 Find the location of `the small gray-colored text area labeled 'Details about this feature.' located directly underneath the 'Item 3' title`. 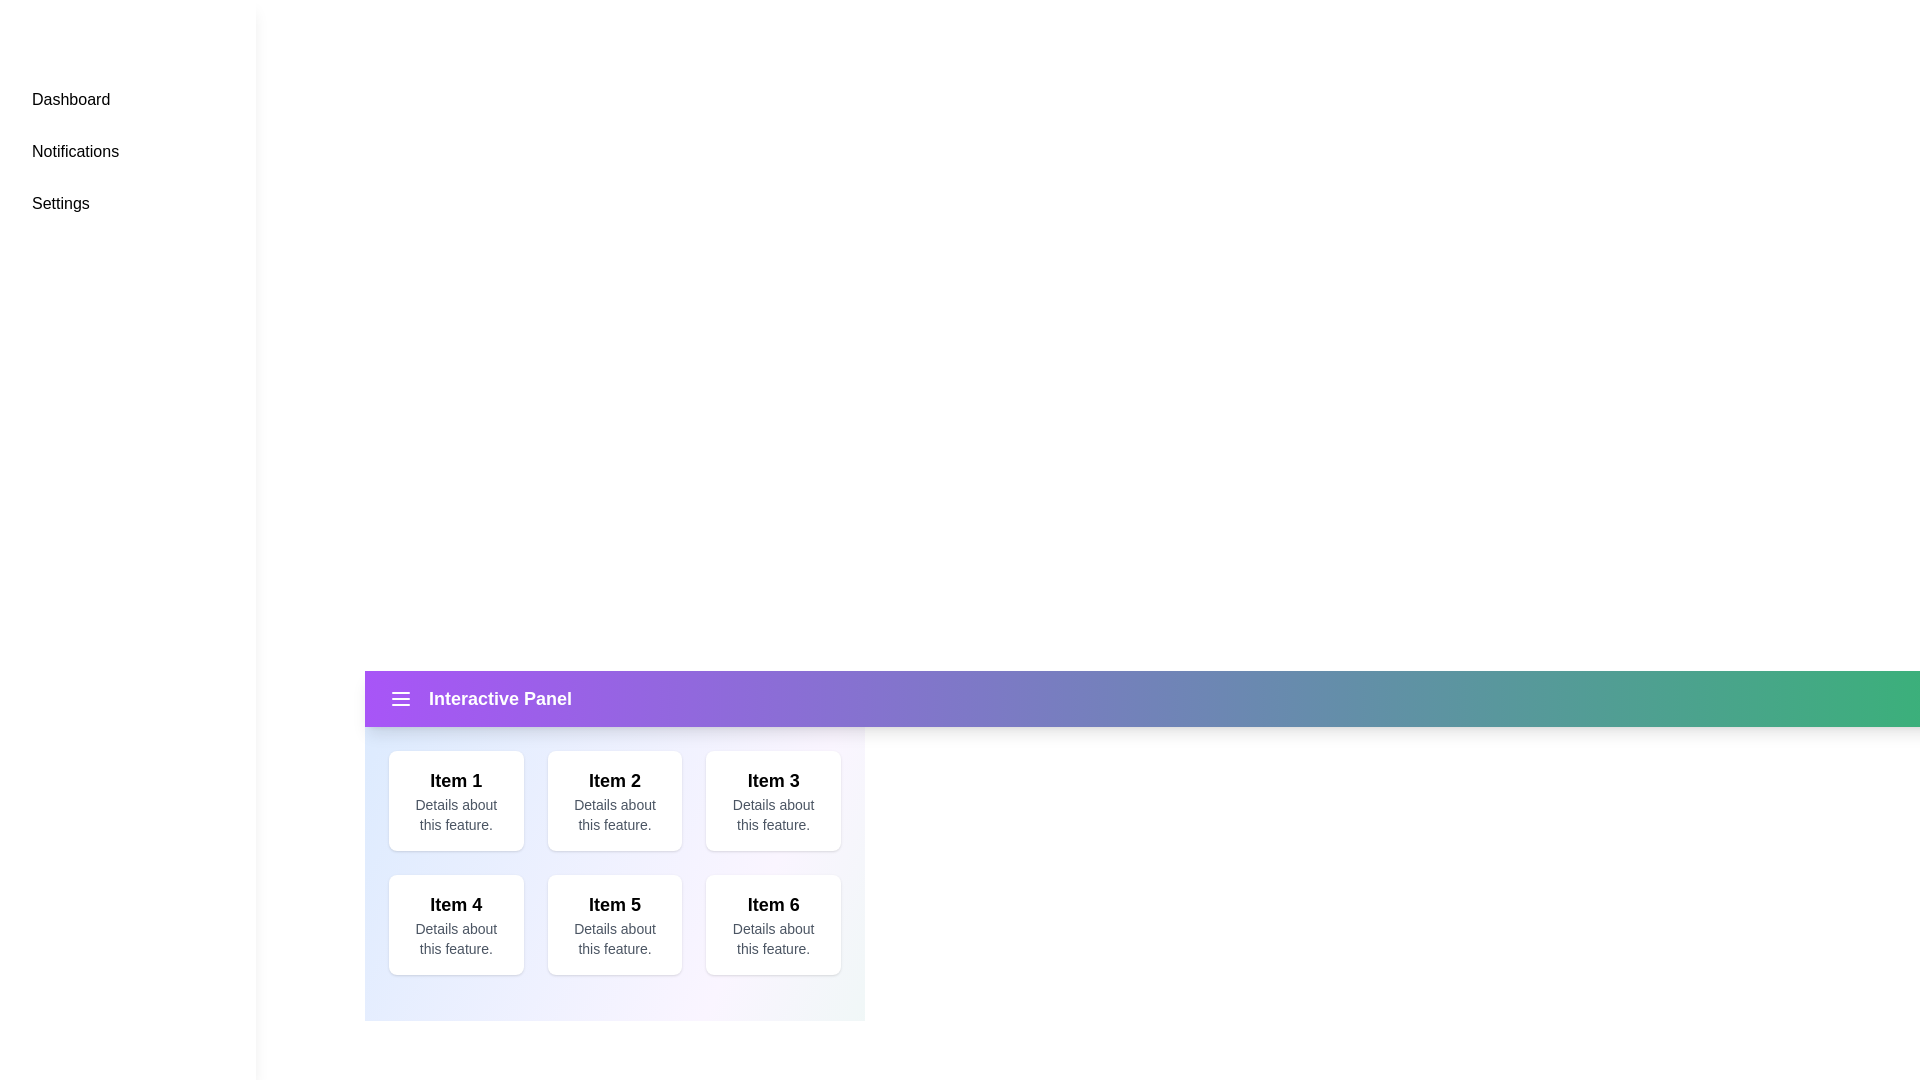

the small gray-colored text area labeled 'Details about this feature.' located directly underneath the 'Item 3' title is located at coordinates (772, 814).